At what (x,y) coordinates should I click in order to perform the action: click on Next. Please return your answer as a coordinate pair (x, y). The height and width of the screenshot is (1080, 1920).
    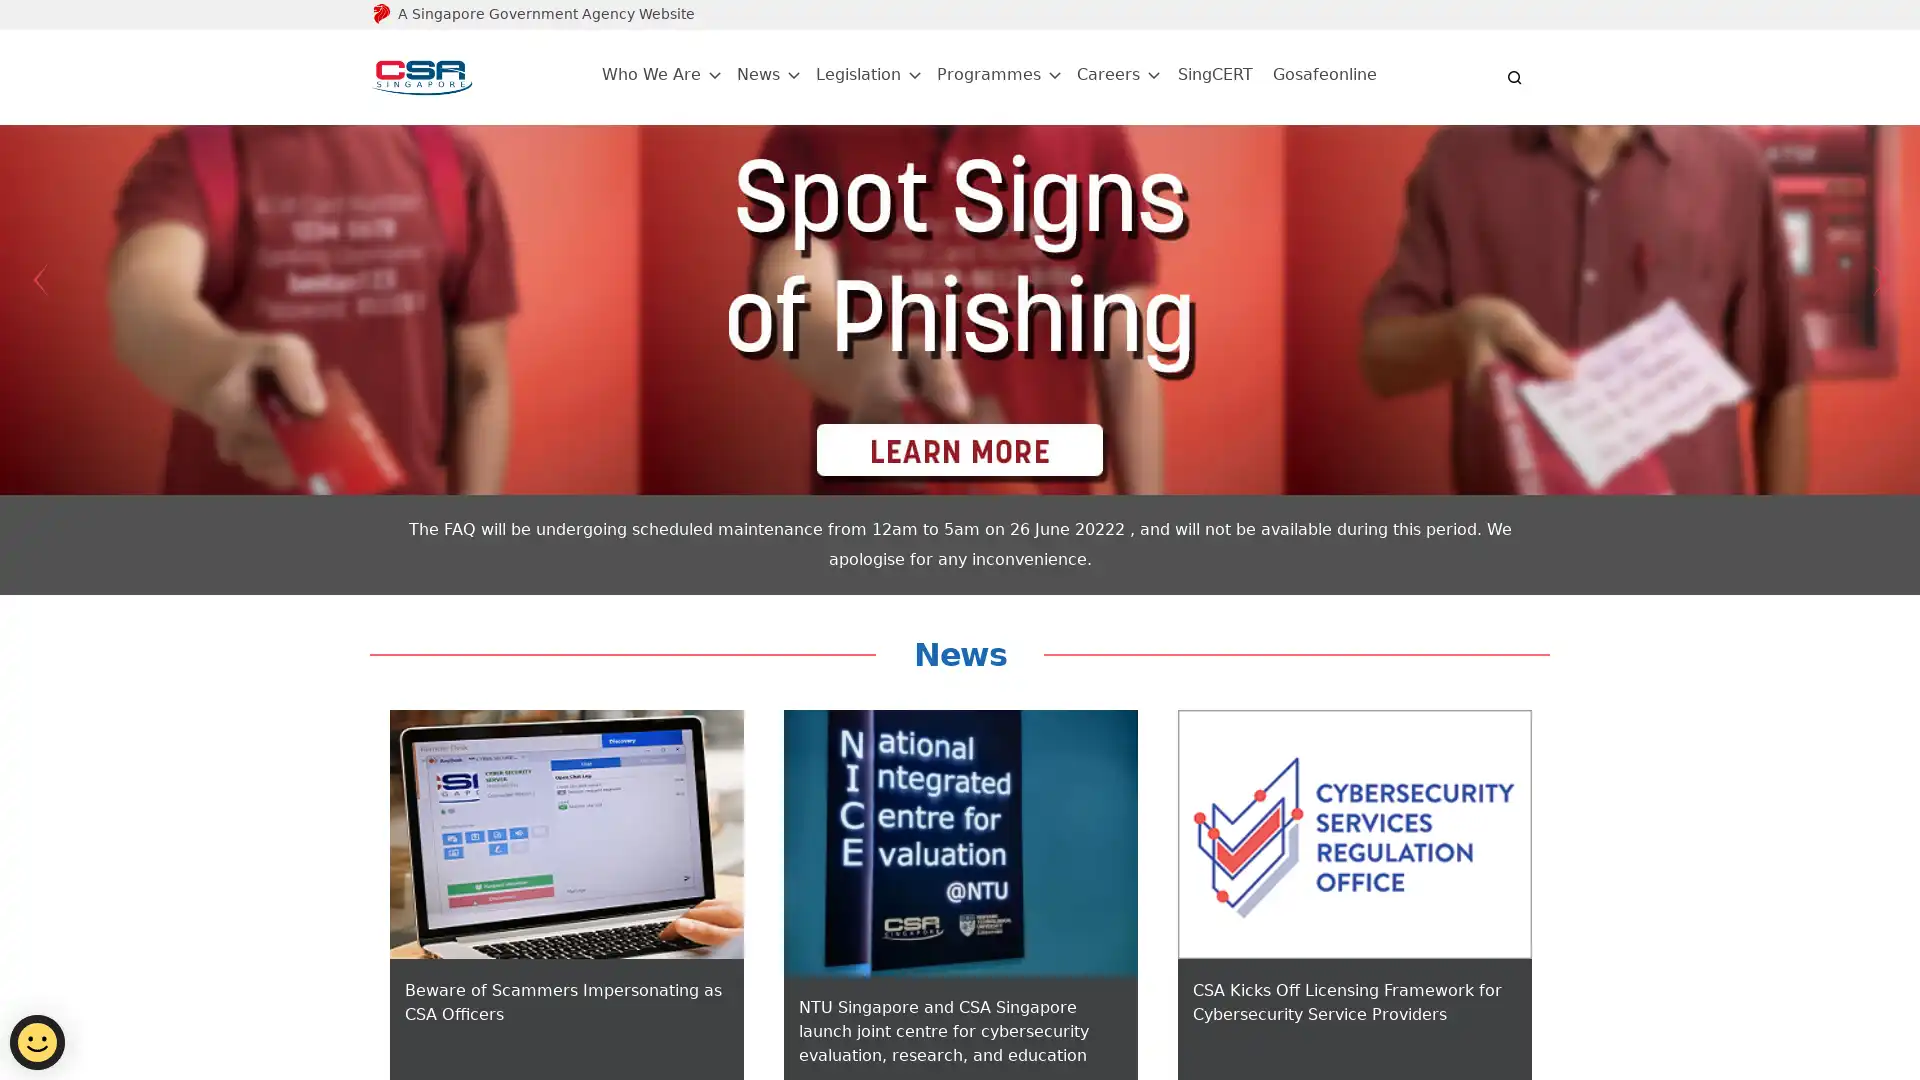
    Looking at the image, I should click on (1879, 280).